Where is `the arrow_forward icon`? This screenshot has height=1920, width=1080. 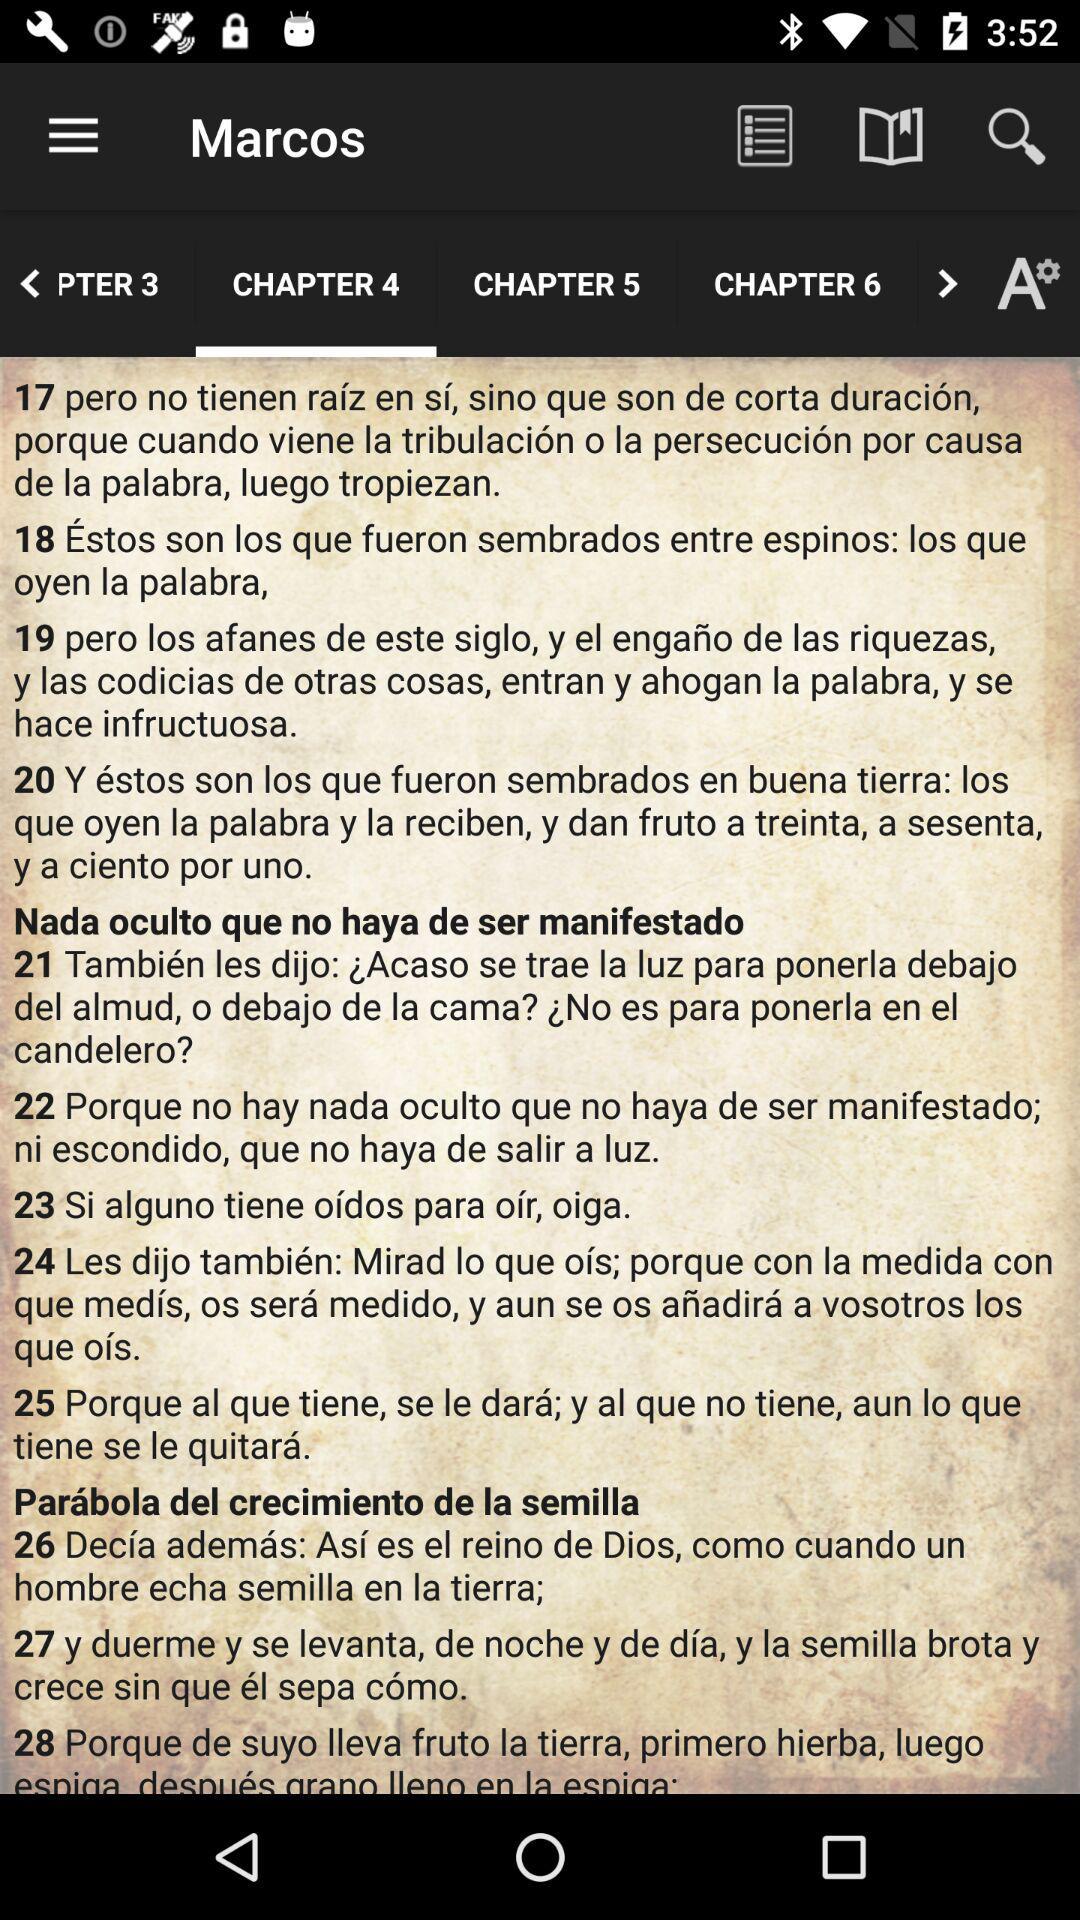
the arrow_forward icon is located at coordinates (947, 282).